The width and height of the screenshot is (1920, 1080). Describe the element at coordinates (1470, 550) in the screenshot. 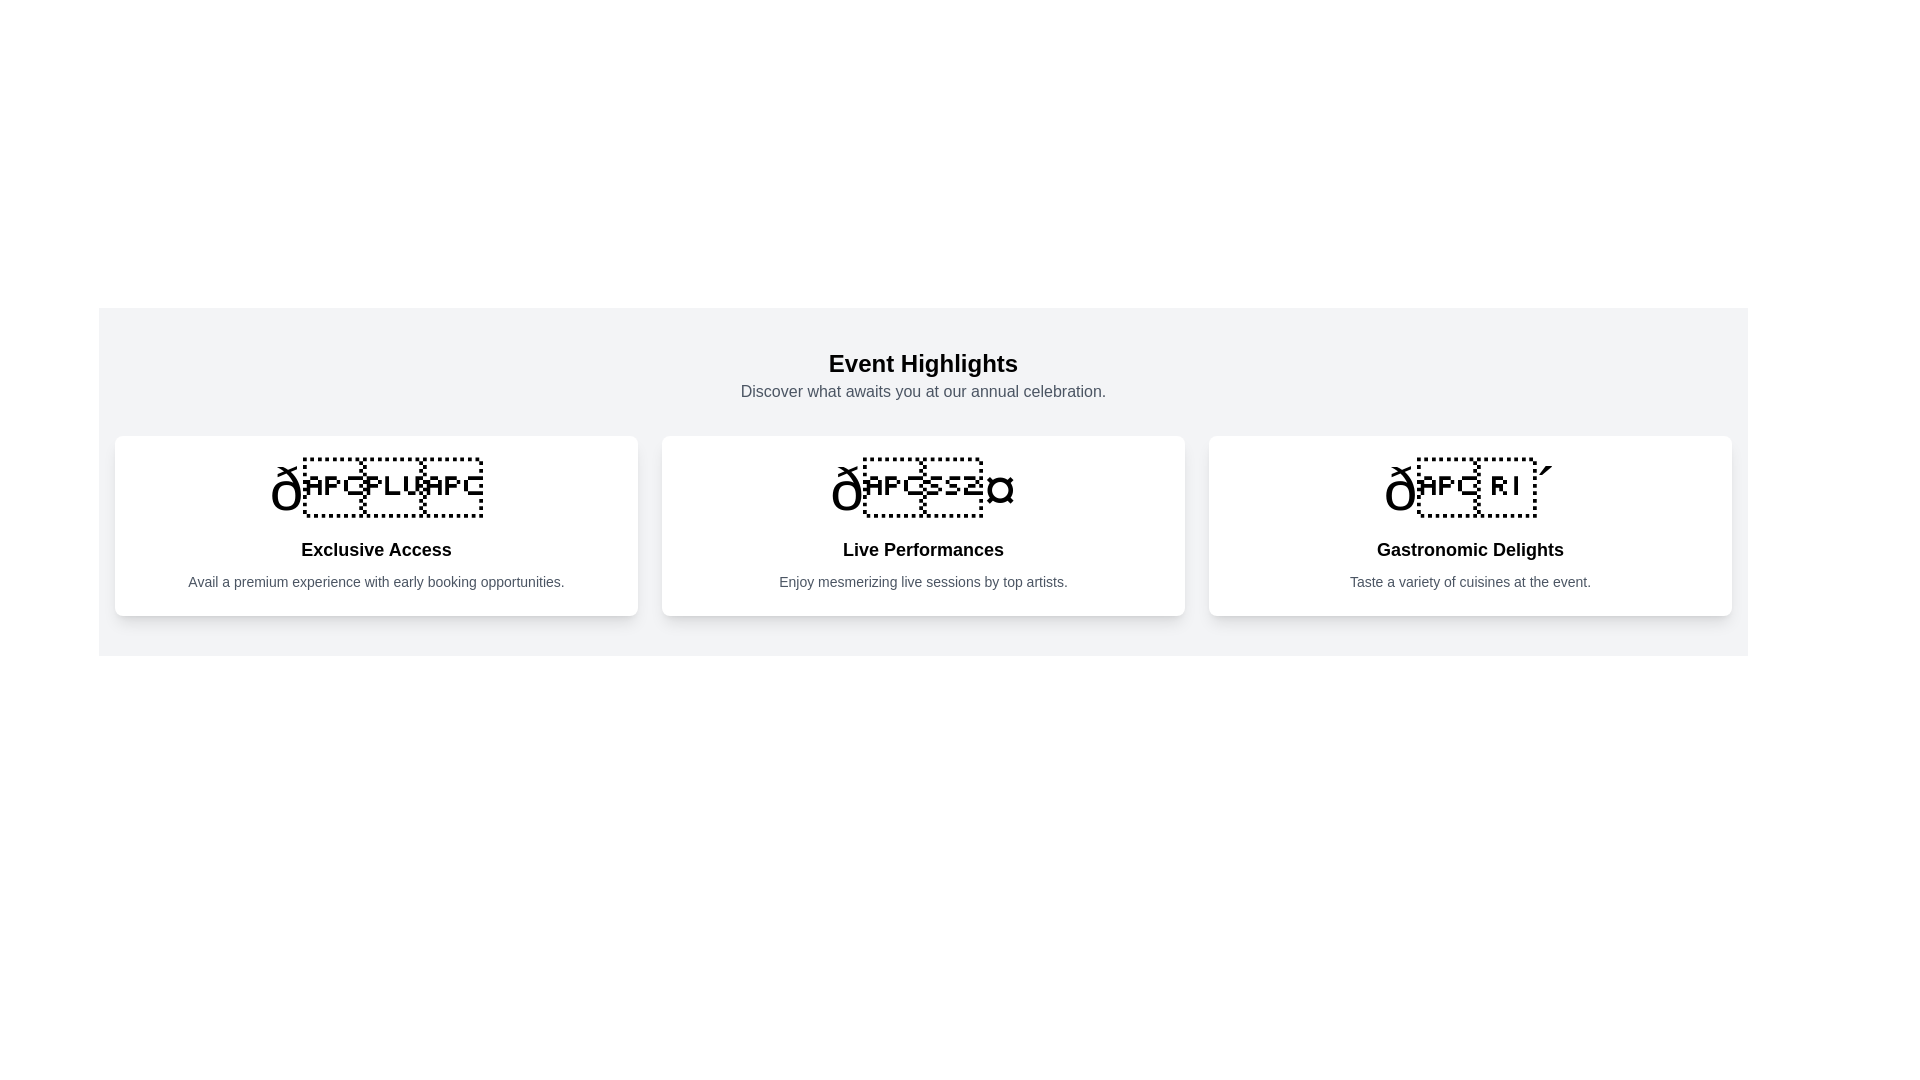

I see `text label that serves as a header or title in the rightmost feature card, which is positioned below an emoji icon and above a descriptive text line` at that location.